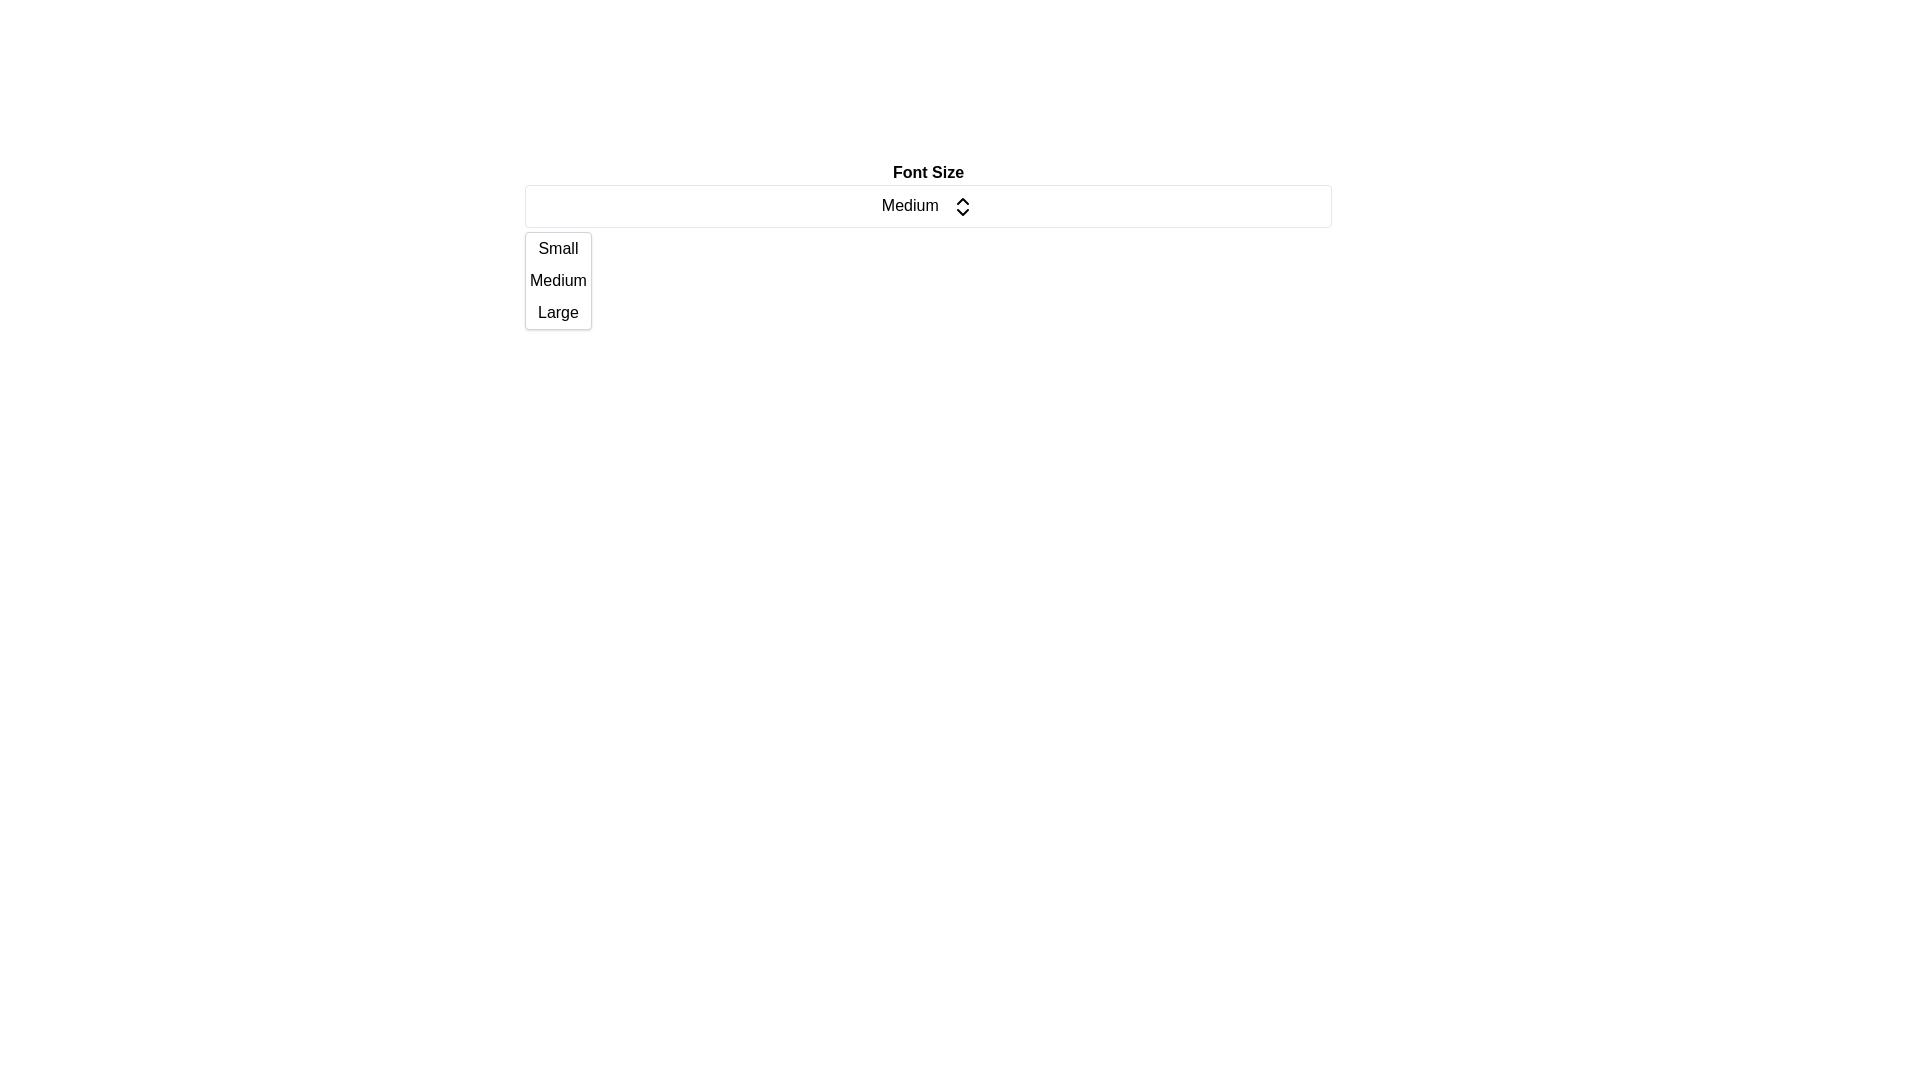 The image size is (1920, 1080). Describe the element at coordinates (558, 280) in the screenshot. I see `to select the 'Medium' option from the dropdown menu, which is the second item in the list between 'Small' and 'Large'` at that location.